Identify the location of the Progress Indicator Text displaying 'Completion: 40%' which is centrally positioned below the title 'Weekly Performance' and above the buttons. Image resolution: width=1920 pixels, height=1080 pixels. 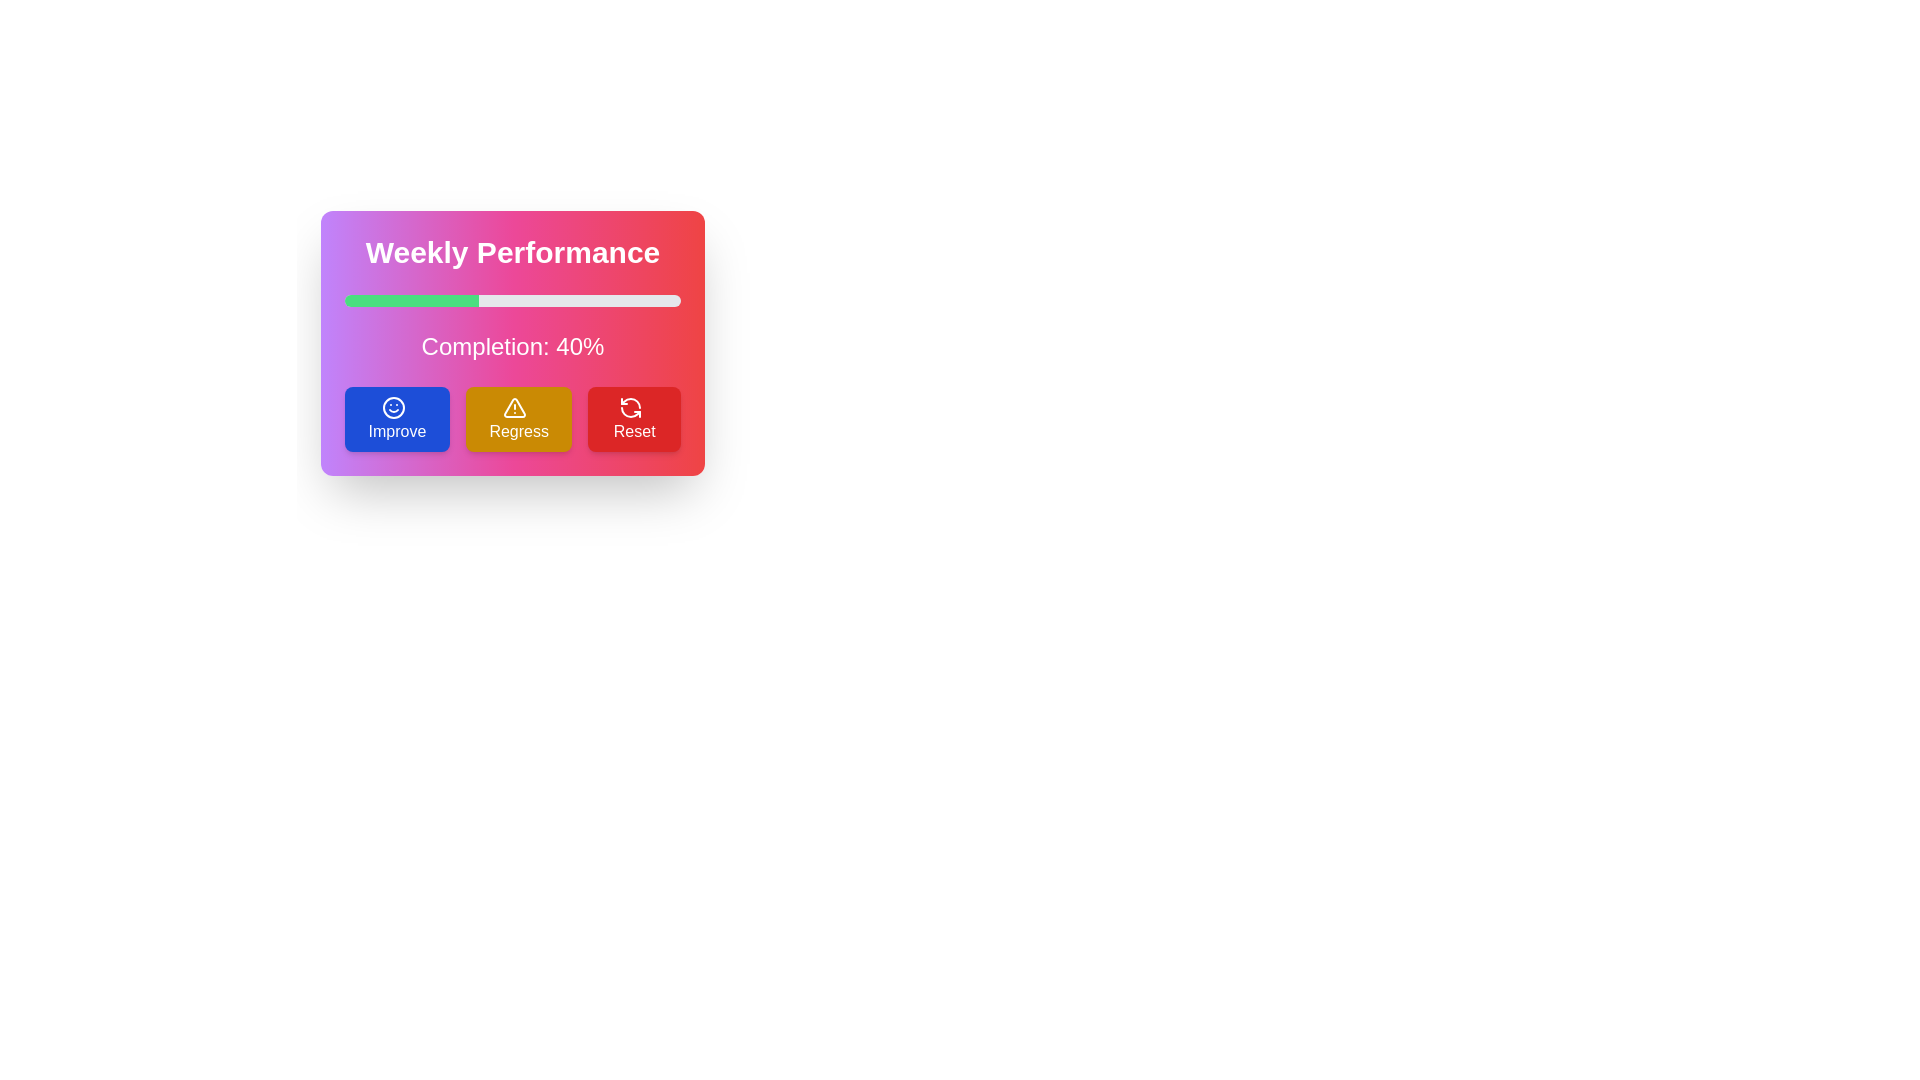
(513, 346).